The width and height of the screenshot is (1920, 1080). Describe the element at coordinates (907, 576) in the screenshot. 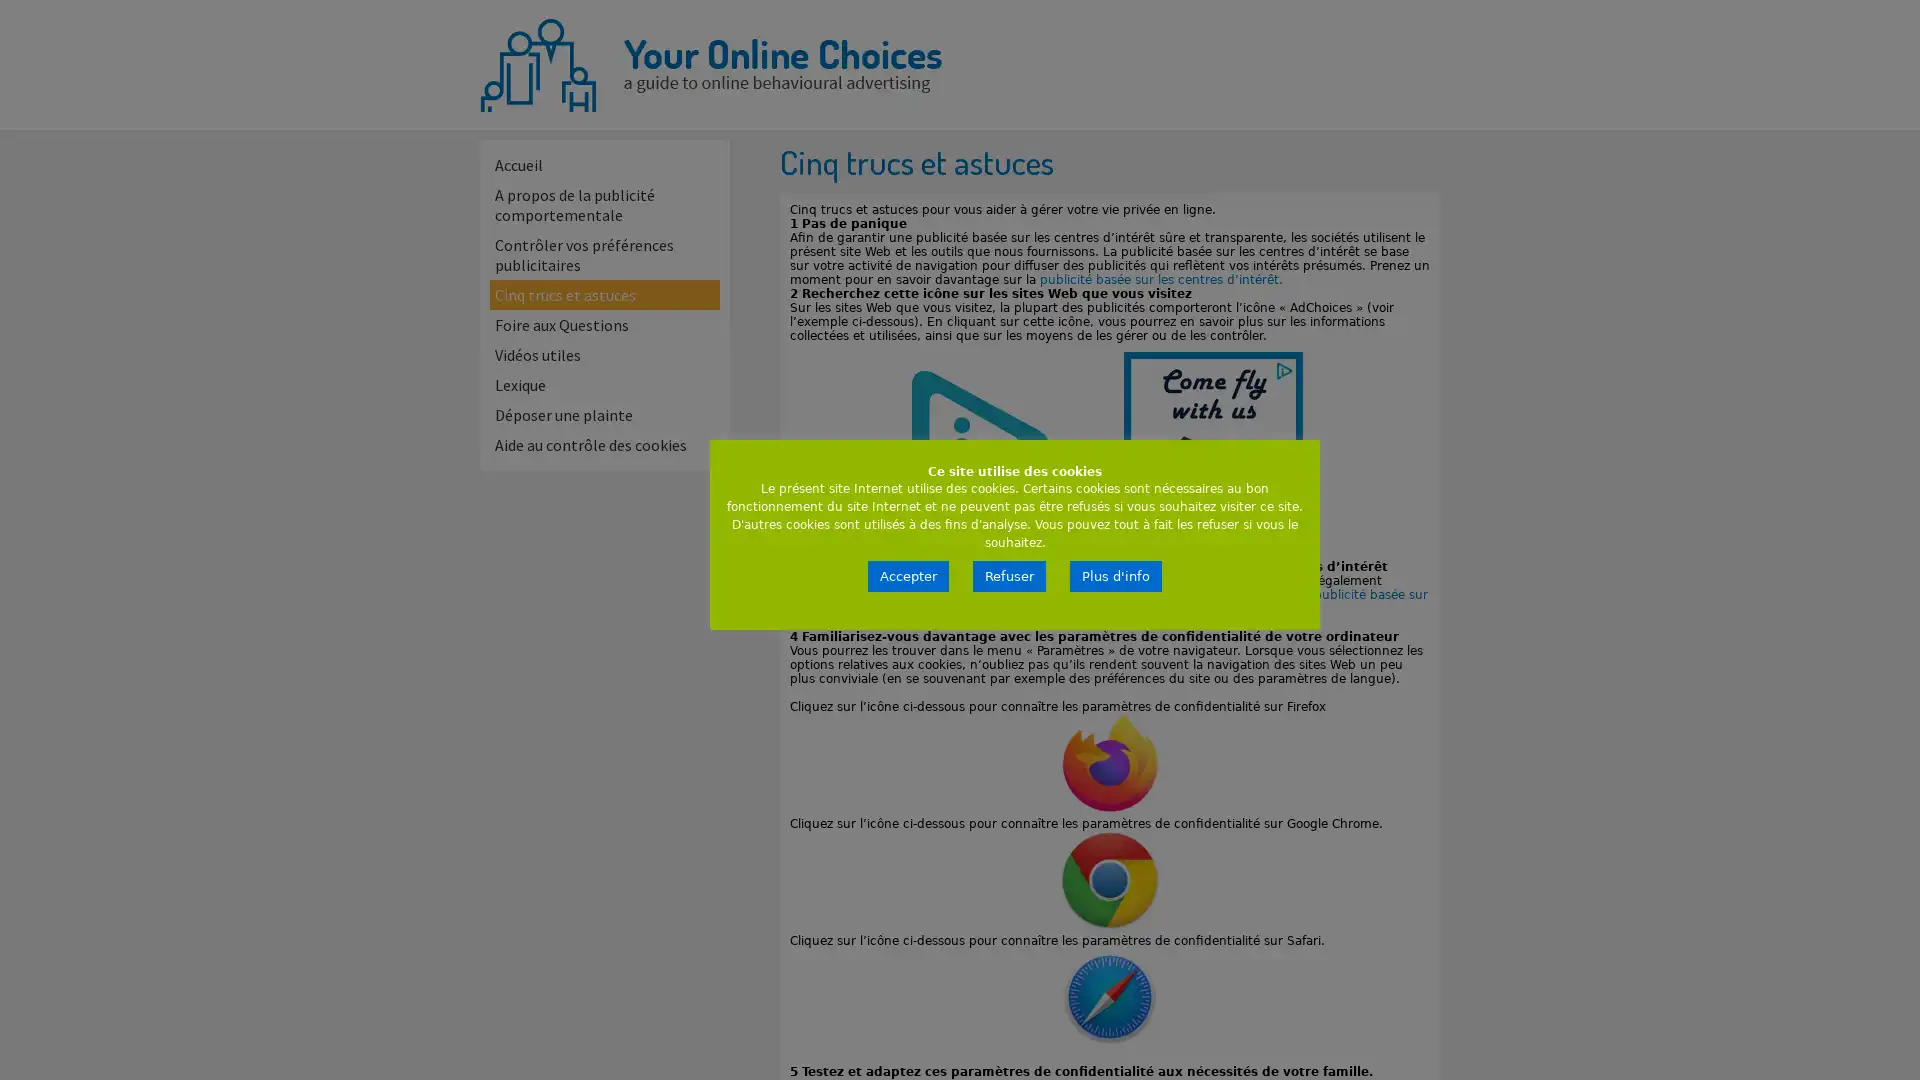

I see `Accepter` at that location.